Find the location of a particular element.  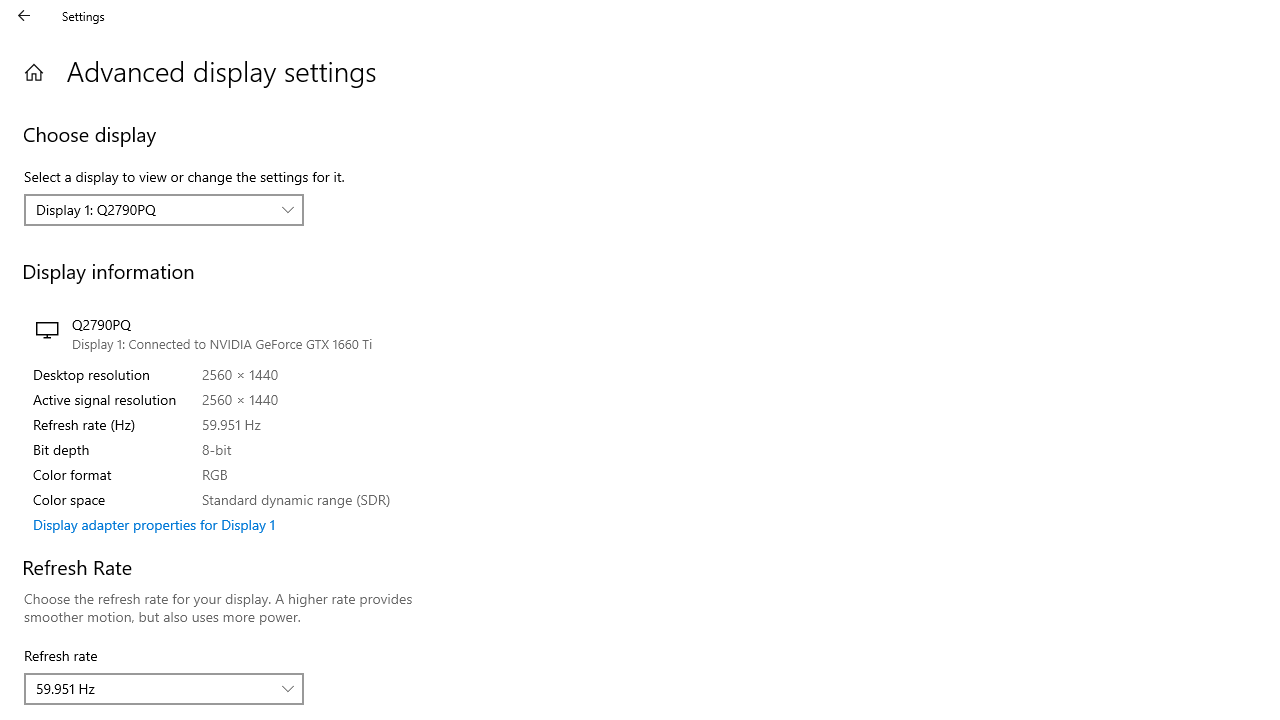

'Select a display to view or change the settings for it.' is located at coordinates (164, 209).